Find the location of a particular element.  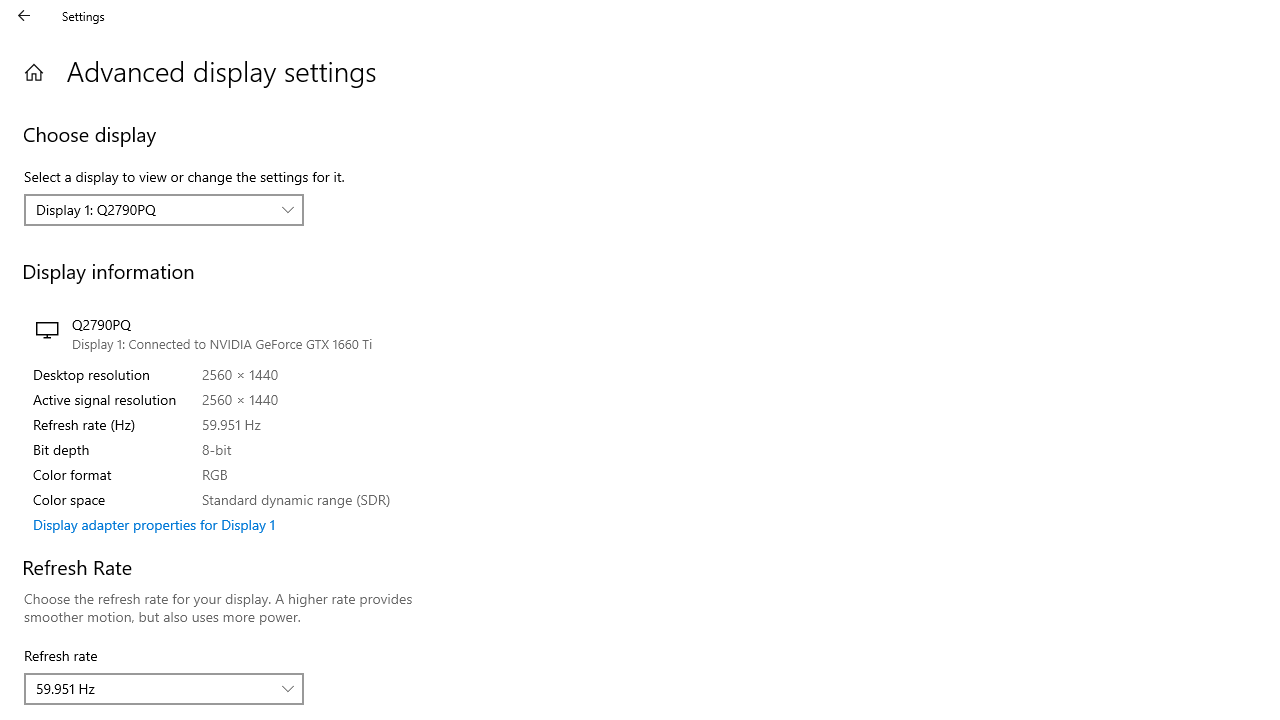

'Select a display to view or change the settings for it.' is located at coordinates (164, 209).